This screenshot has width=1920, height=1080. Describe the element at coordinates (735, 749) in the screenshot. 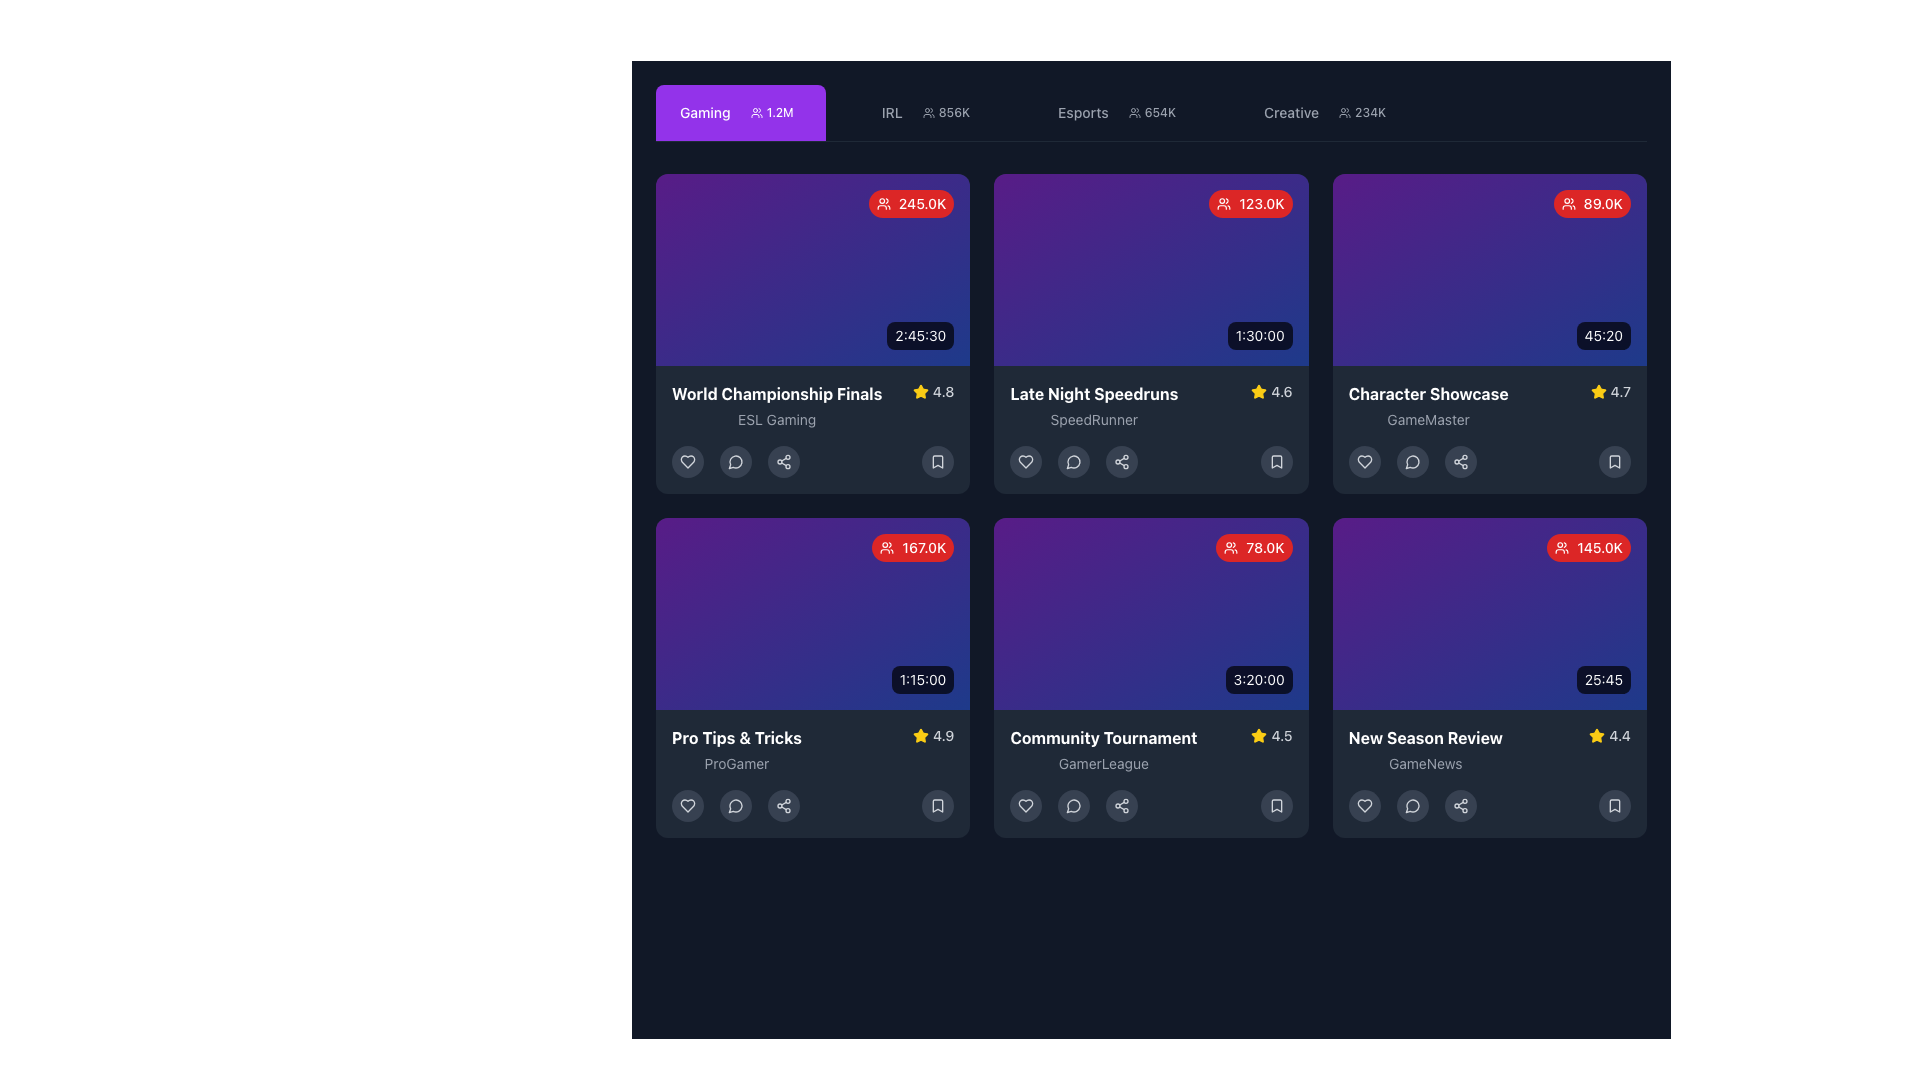

I see `the surrounding elements of the card by clicking on the text label that reads 'Pro Tips & Tricks' and 'ProGamer' located in the bottom-left portion of the third card in the second row of the grid layout` at that location.